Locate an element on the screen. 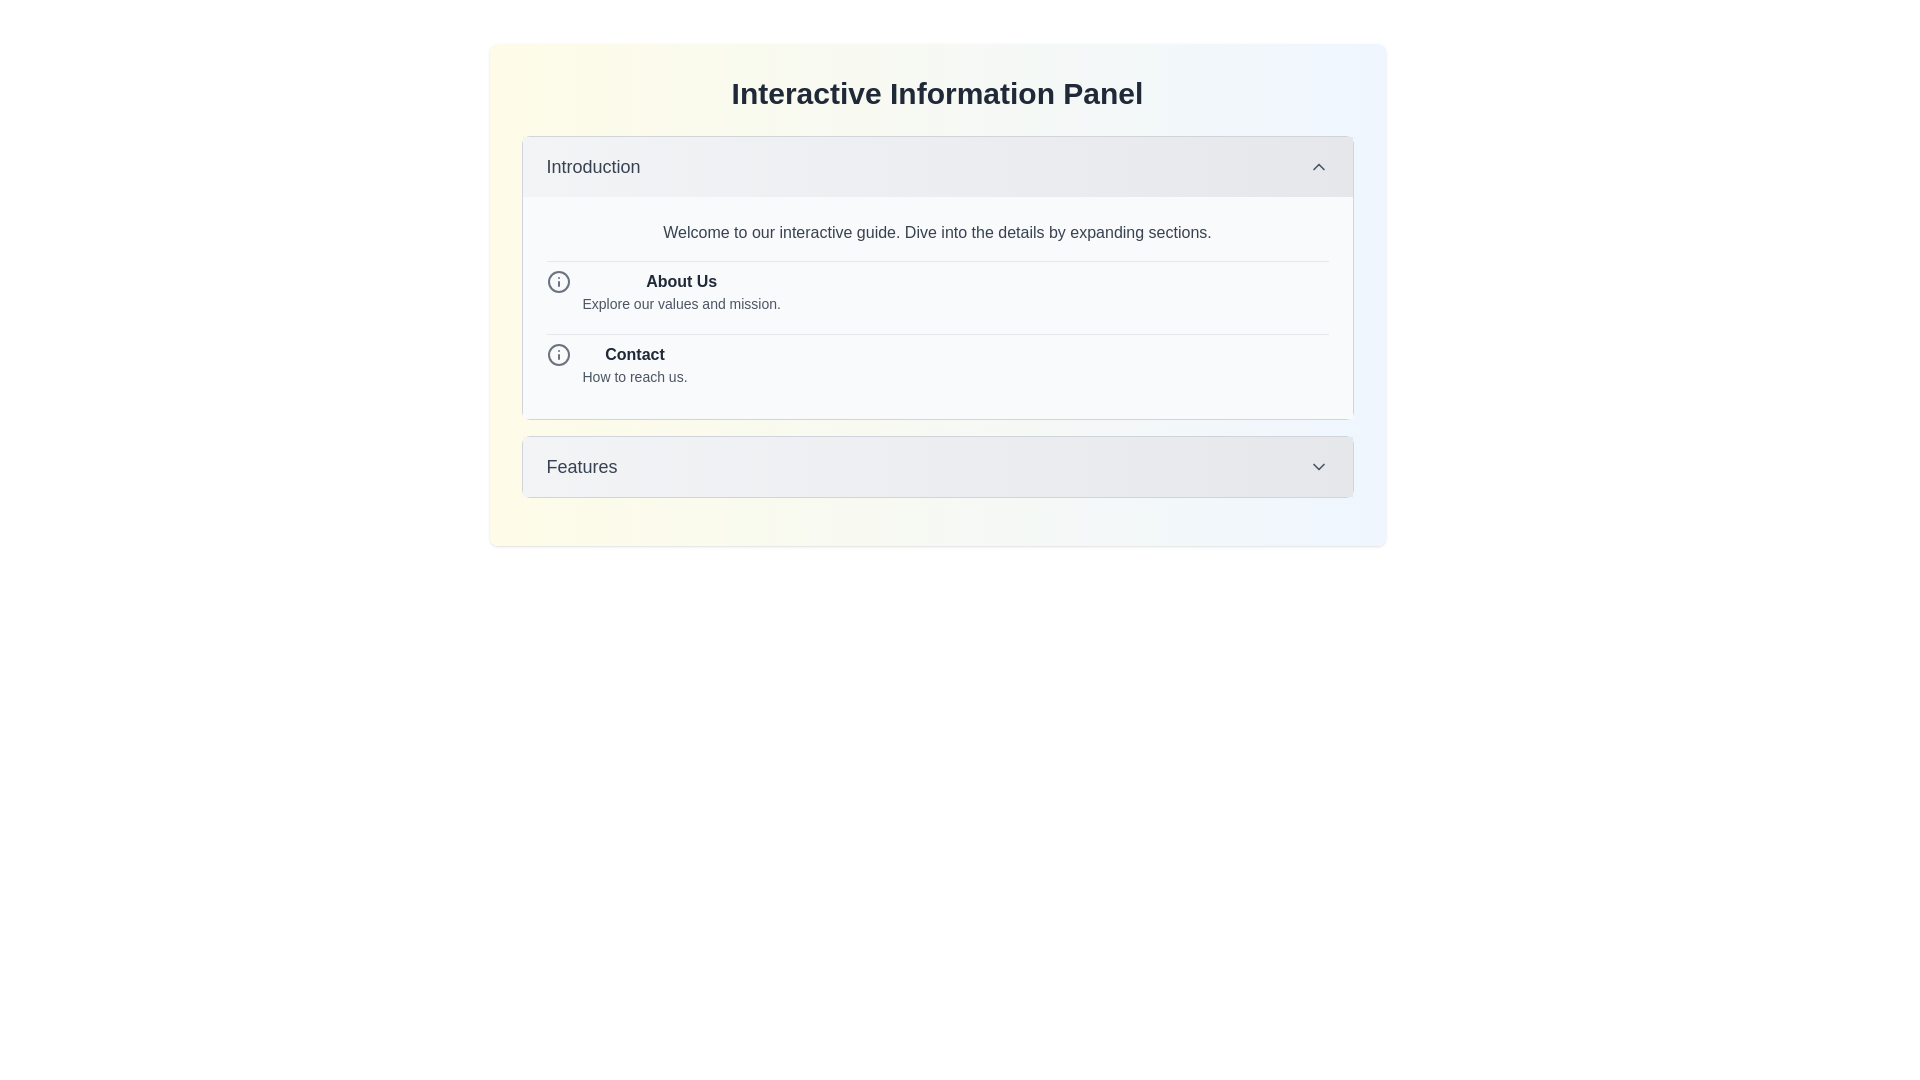 Image resolution: width=1920 pixels, height=1080 pixels. the static text that reads 'Explore our values and mission.' located beneath the 'About Us' heading is located at coordinates (681, 304).